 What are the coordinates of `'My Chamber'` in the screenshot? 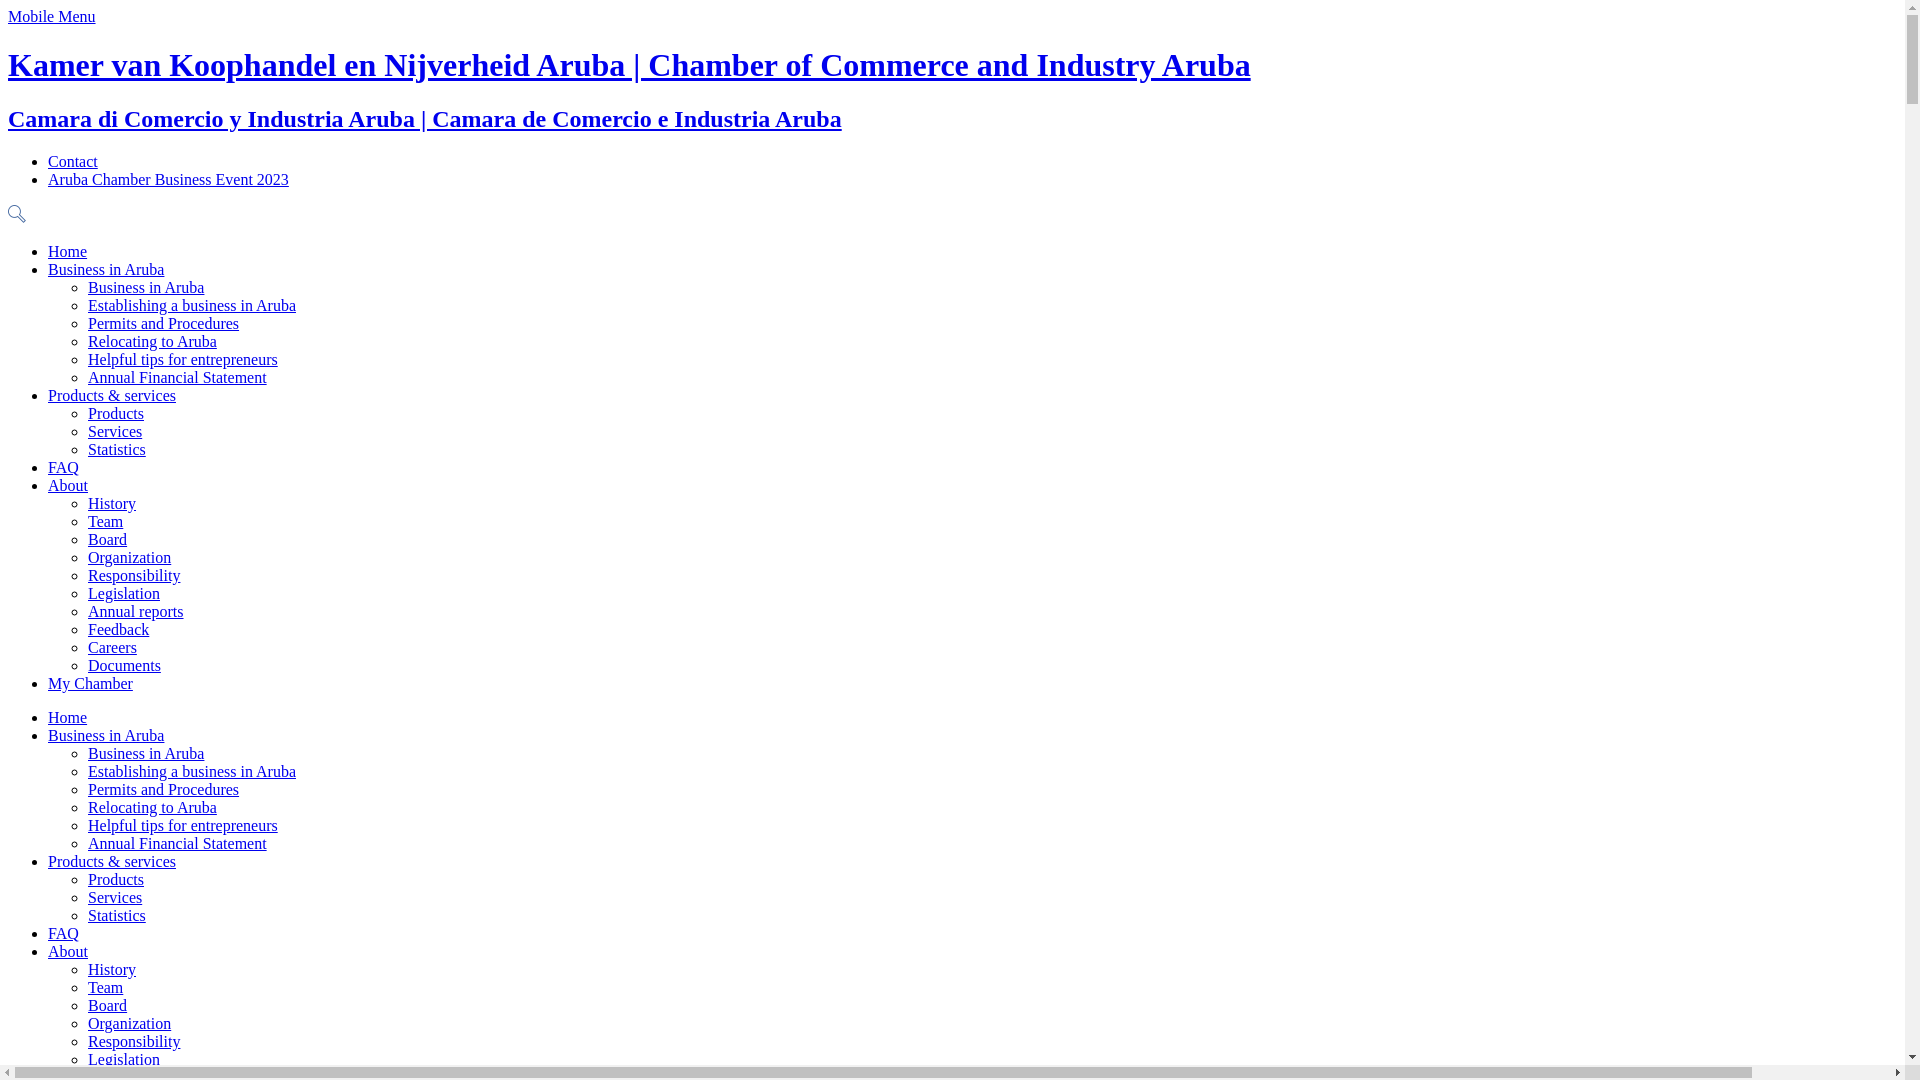 It's located at (89, 682).